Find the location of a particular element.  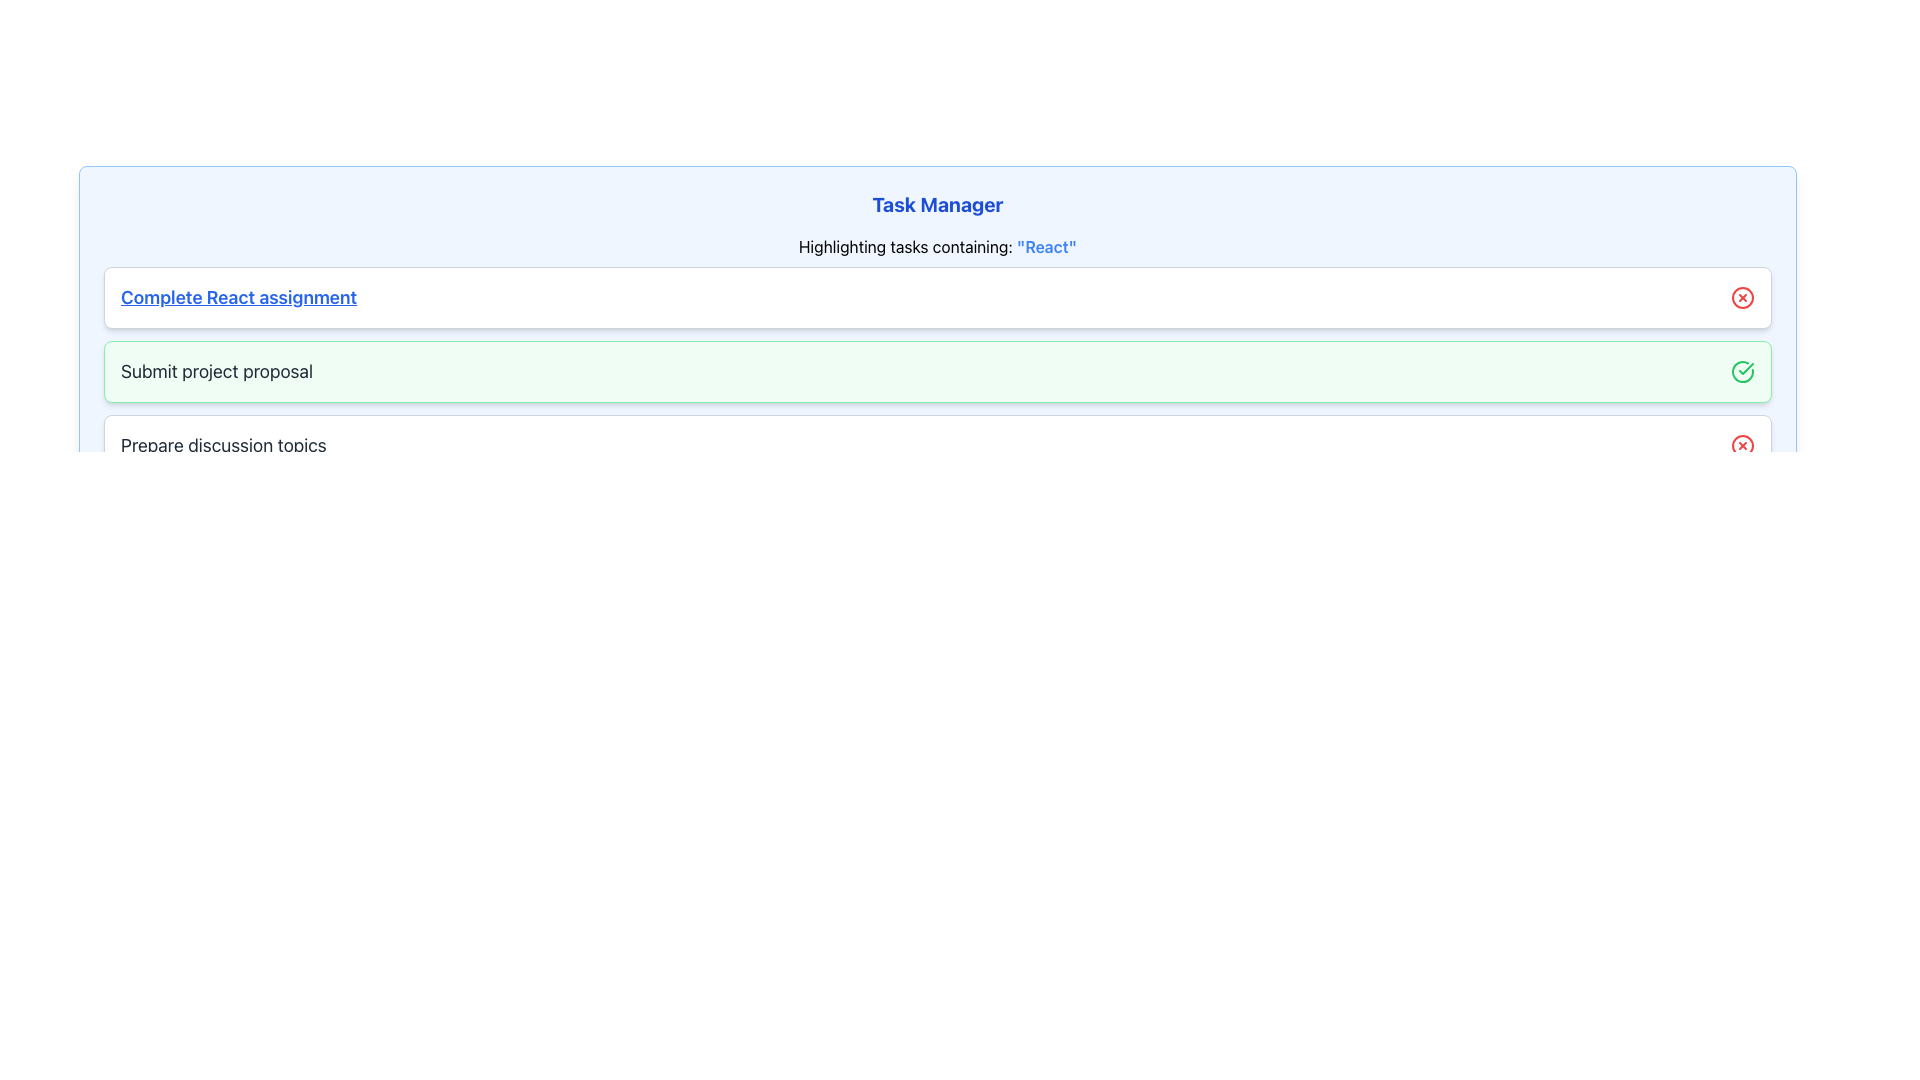

the text label 'Prepare discussion topics', which is the last item in the task management system, located below 'Submit project proposal' is located at coordinates (223, 444).